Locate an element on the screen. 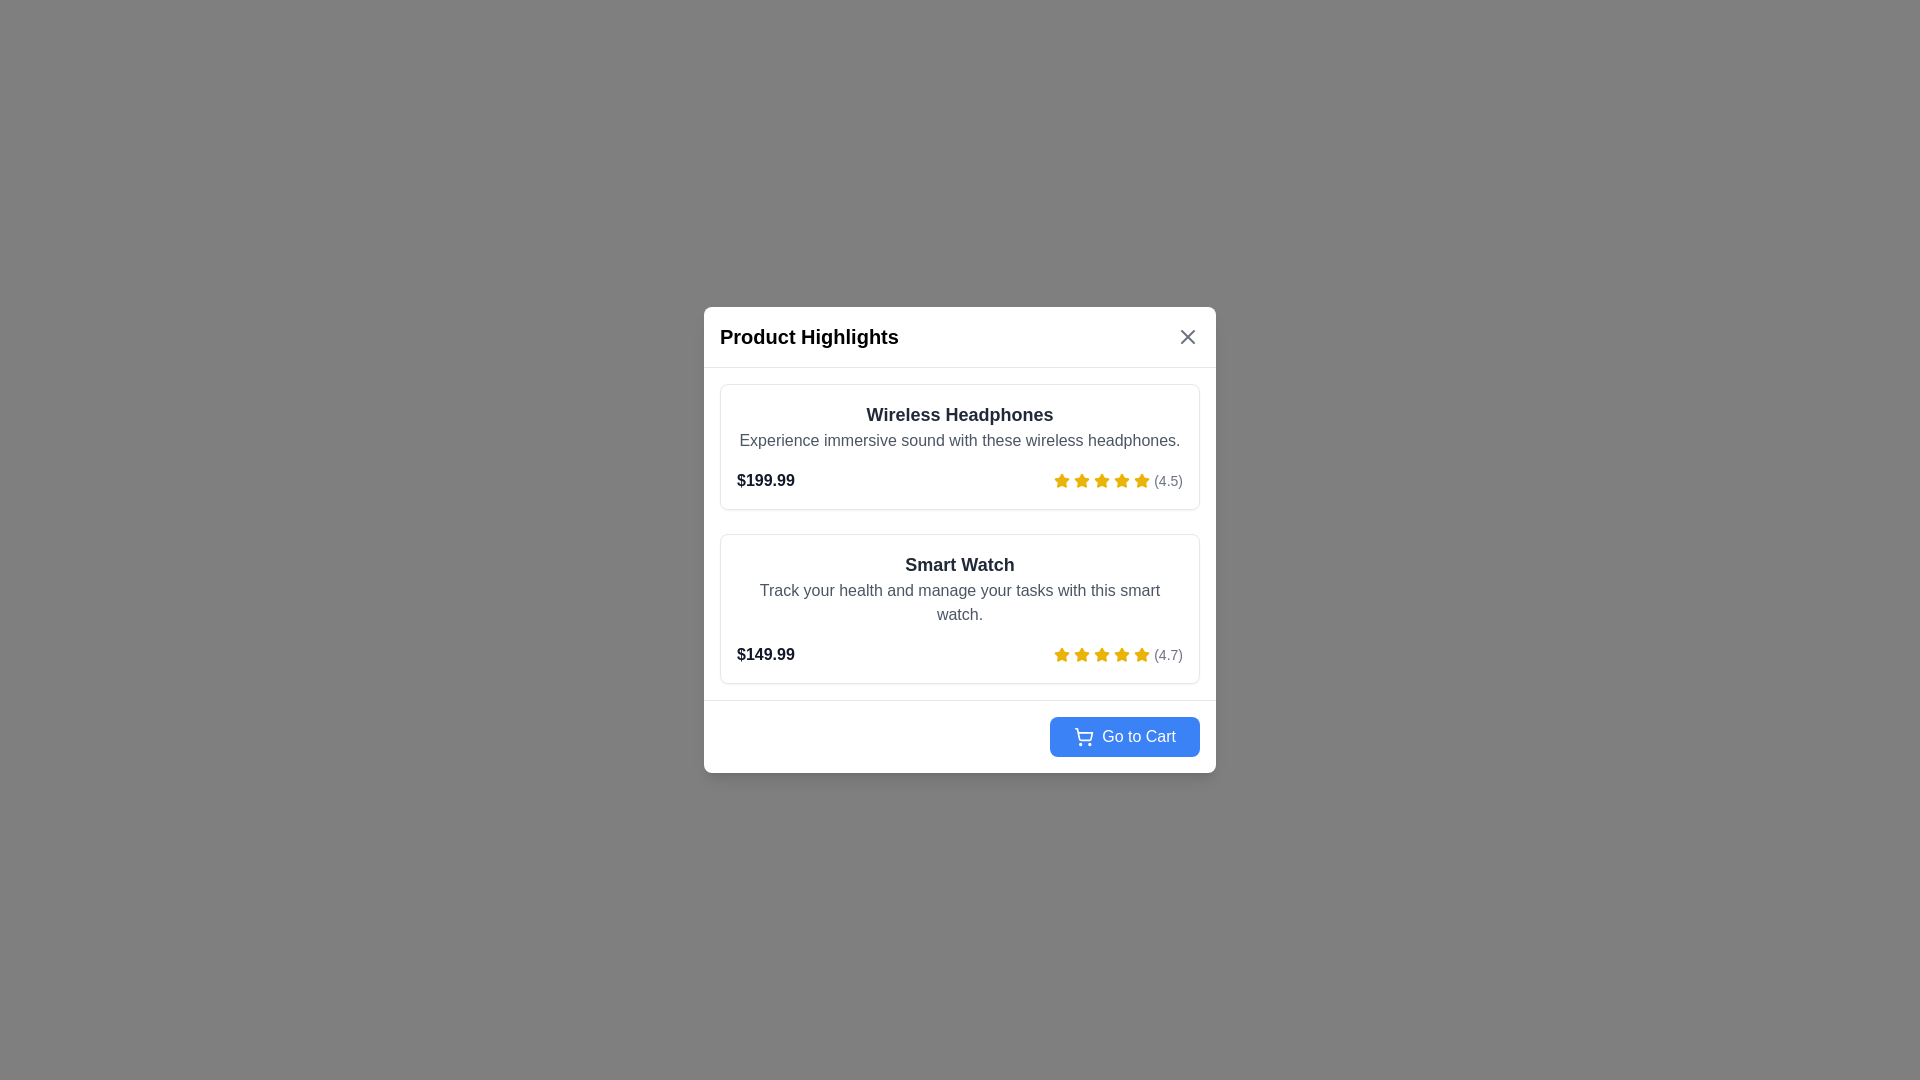 The image size is (1920, 1080). first star icon representing the rating for the 'Wireless Headphones' product located in the product highlights section is located at coordinates (1081, 480).